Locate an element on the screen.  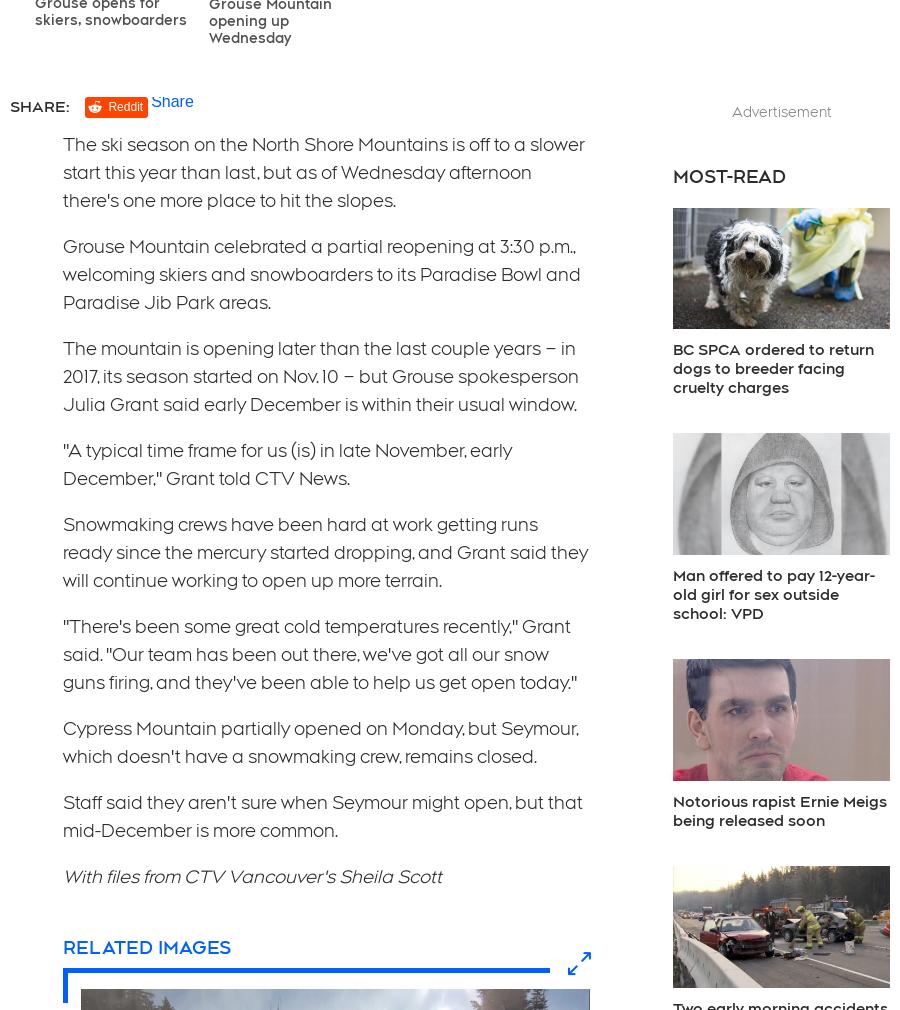
'Cypress Mountain partially opened on Monday, but Seymour, which doesn't have a snowmaking crew, remains closed.' is located at coordinates (318, 741).